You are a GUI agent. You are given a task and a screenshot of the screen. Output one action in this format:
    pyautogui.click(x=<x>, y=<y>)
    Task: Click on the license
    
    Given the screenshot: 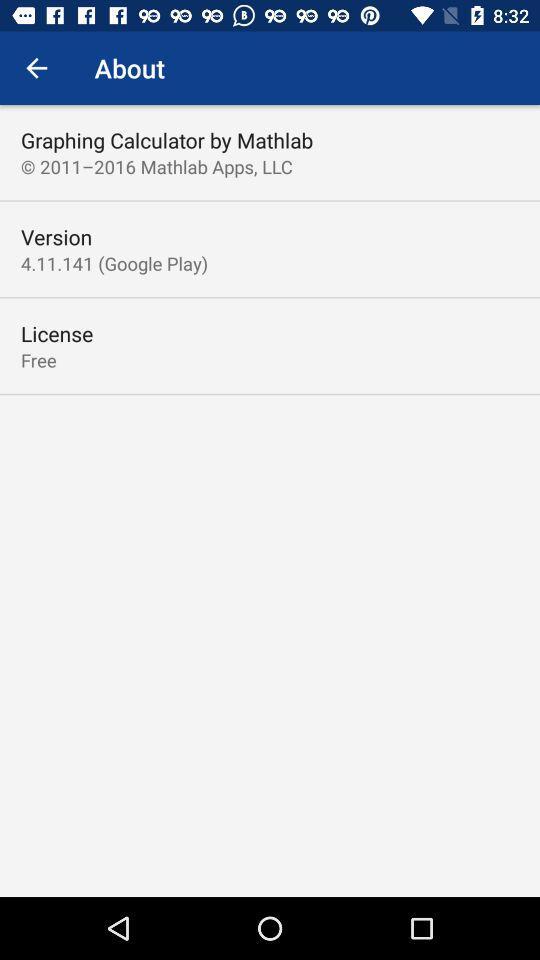 What is the action you would take?
    pyautogui.click(x=57, y=333)
    